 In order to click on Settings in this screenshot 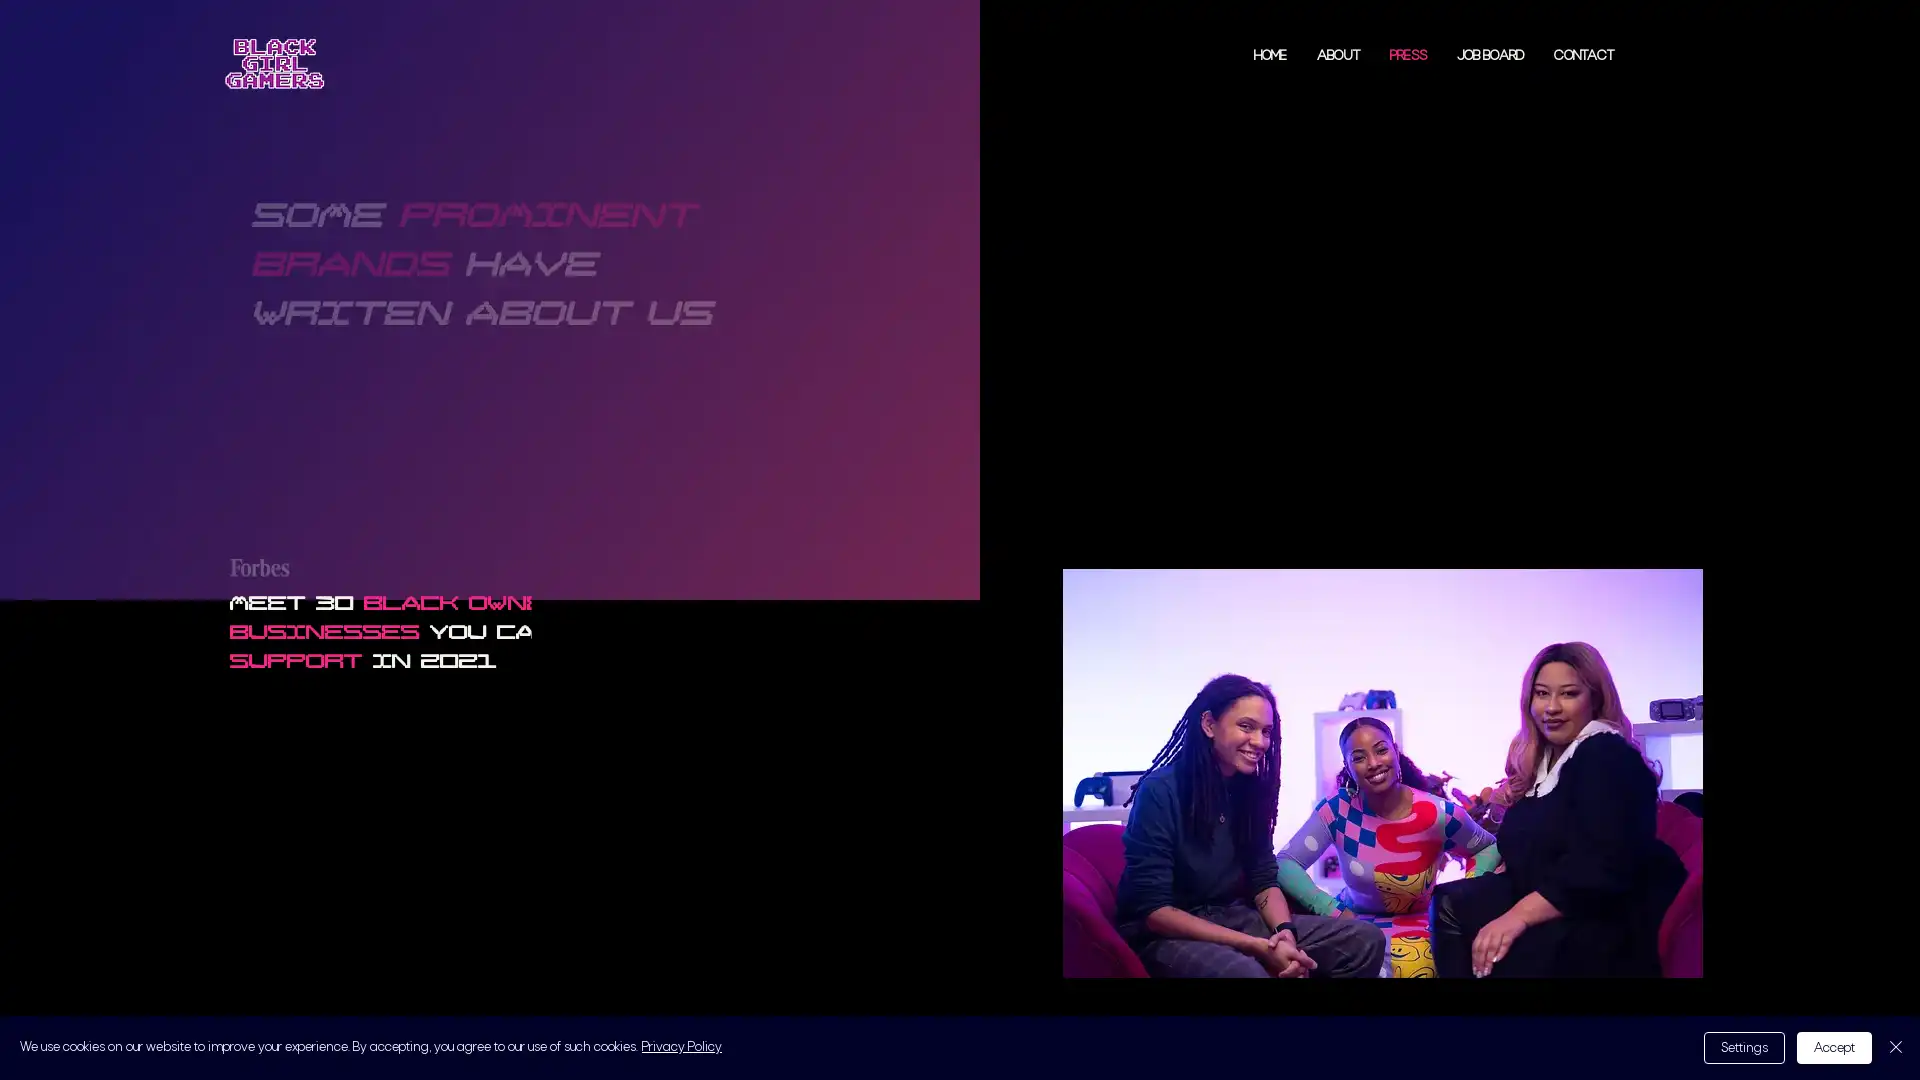, I will do `click(1743, 1047)`.